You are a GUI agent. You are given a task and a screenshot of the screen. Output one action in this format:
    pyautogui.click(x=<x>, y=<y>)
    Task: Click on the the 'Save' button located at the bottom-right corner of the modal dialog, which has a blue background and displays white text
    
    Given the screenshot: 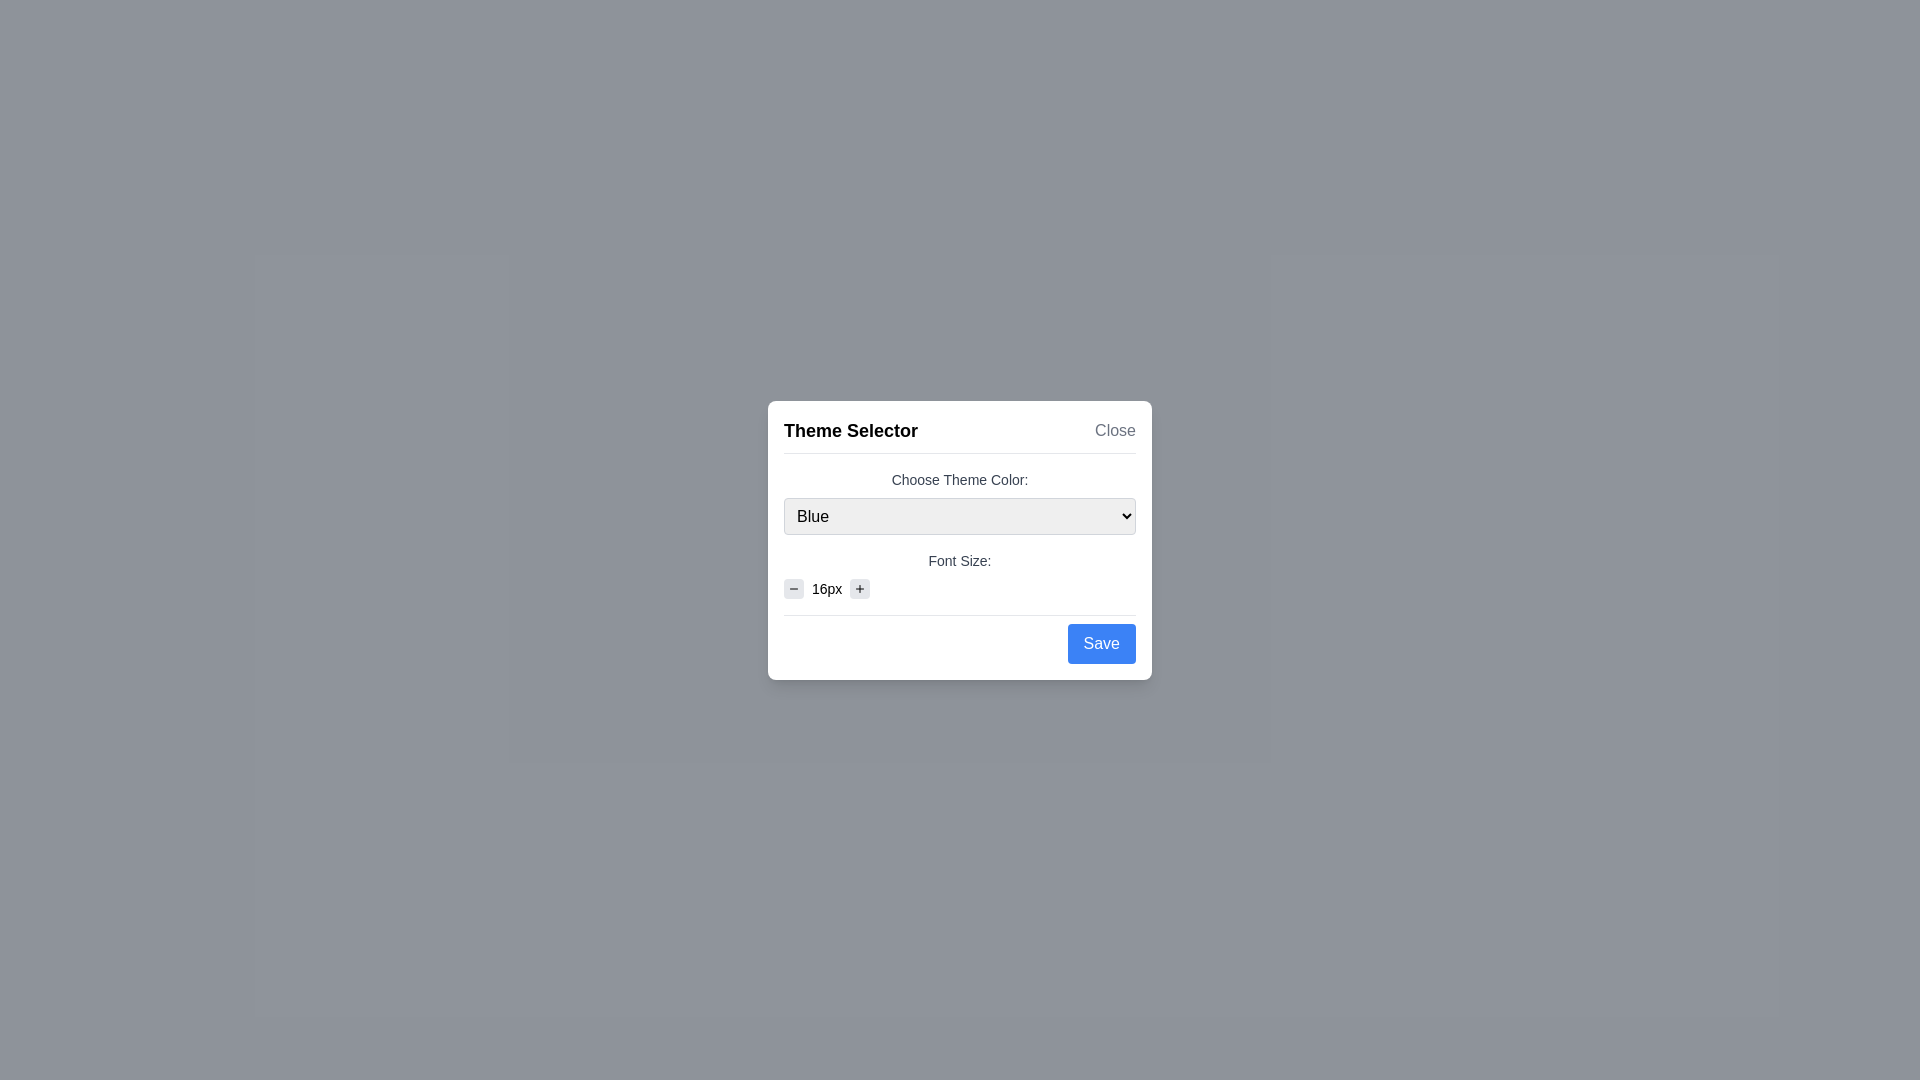 What is the action you would take?
    pyautogui.click(x=1100, y=643)
    